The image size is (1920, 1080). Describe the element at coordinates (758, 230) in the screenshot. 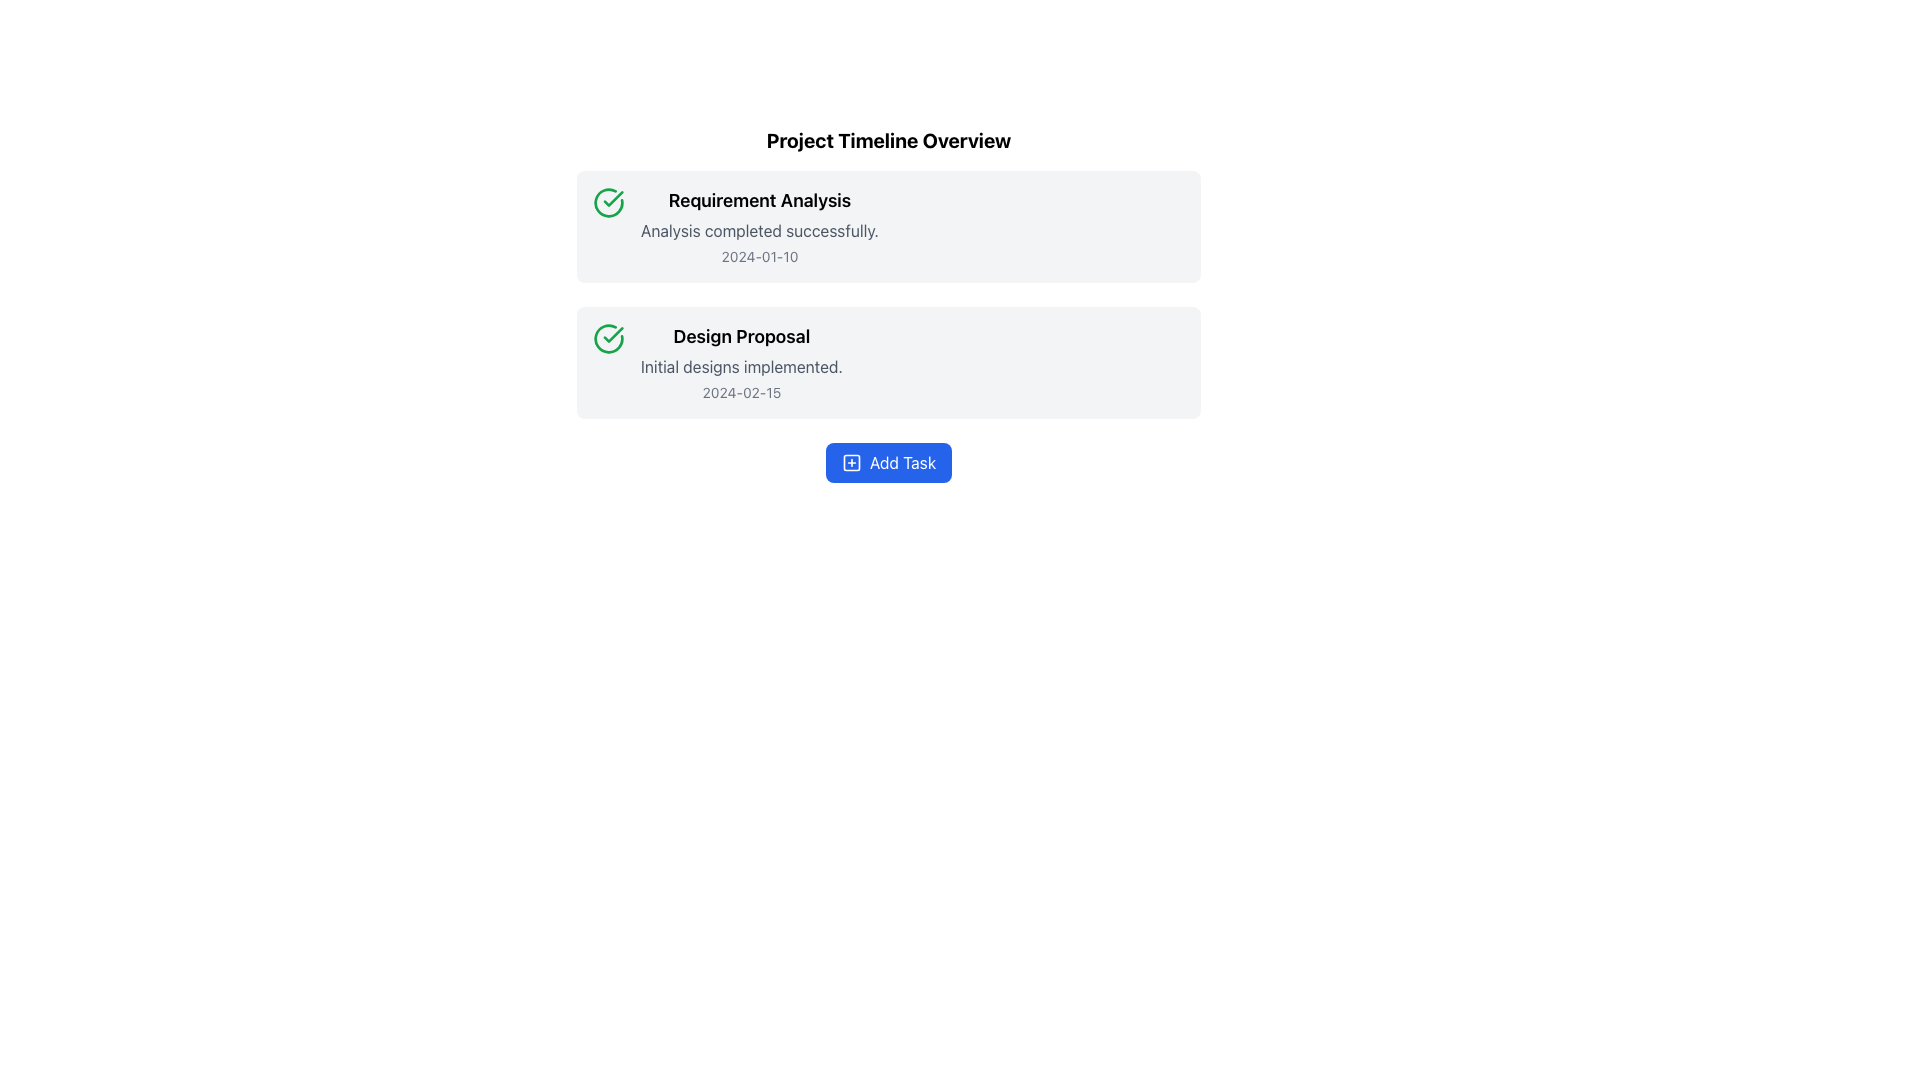

I see `the text label displaying 'Analysis completed successfully.'` at that location.